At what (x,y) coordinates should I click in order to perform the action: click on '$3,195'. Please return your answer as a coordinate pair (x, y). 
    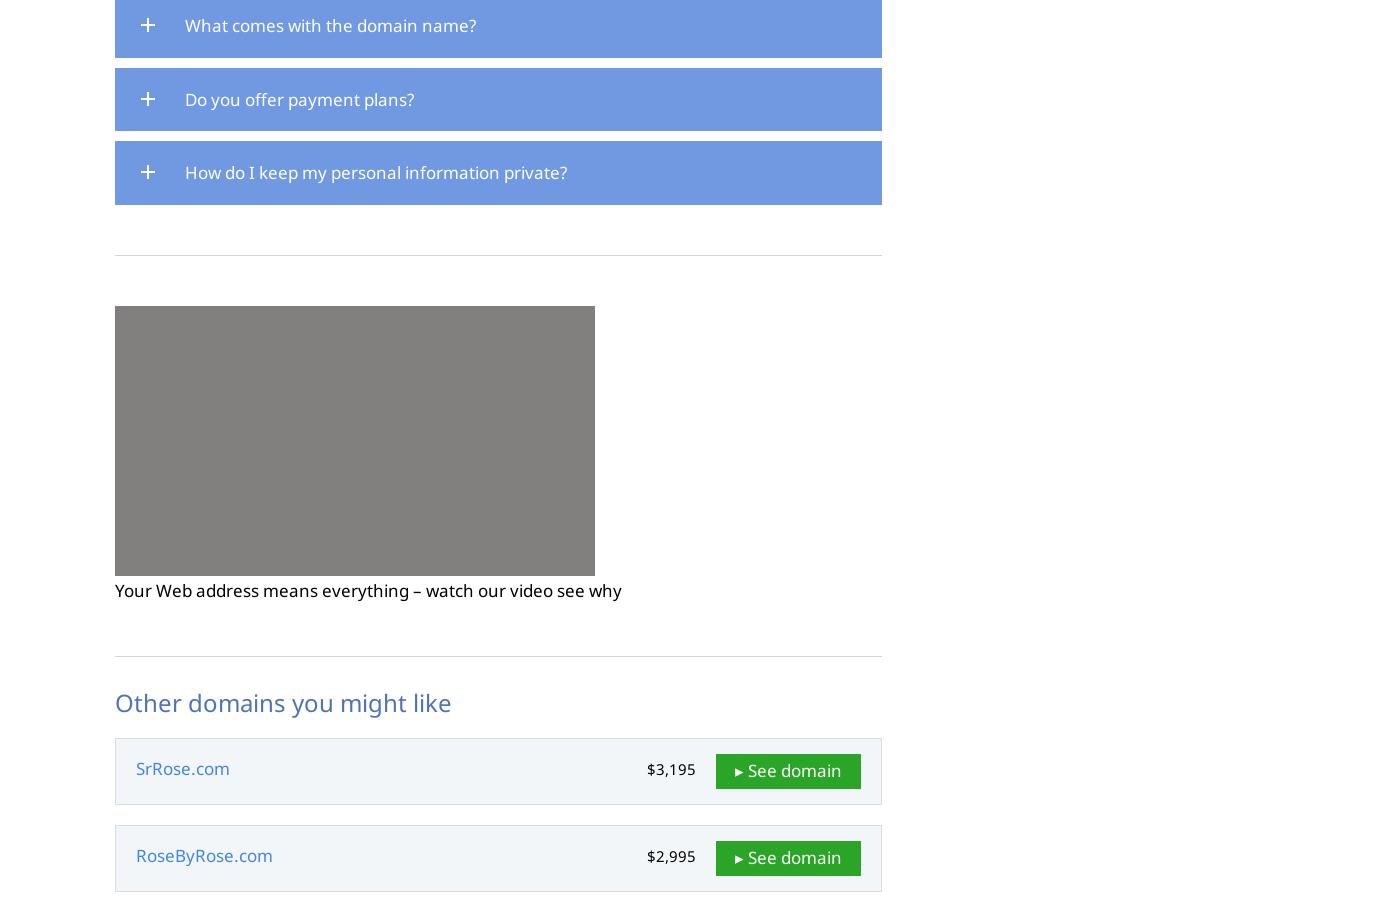
    Looking at the image, I should click on (671, 768).